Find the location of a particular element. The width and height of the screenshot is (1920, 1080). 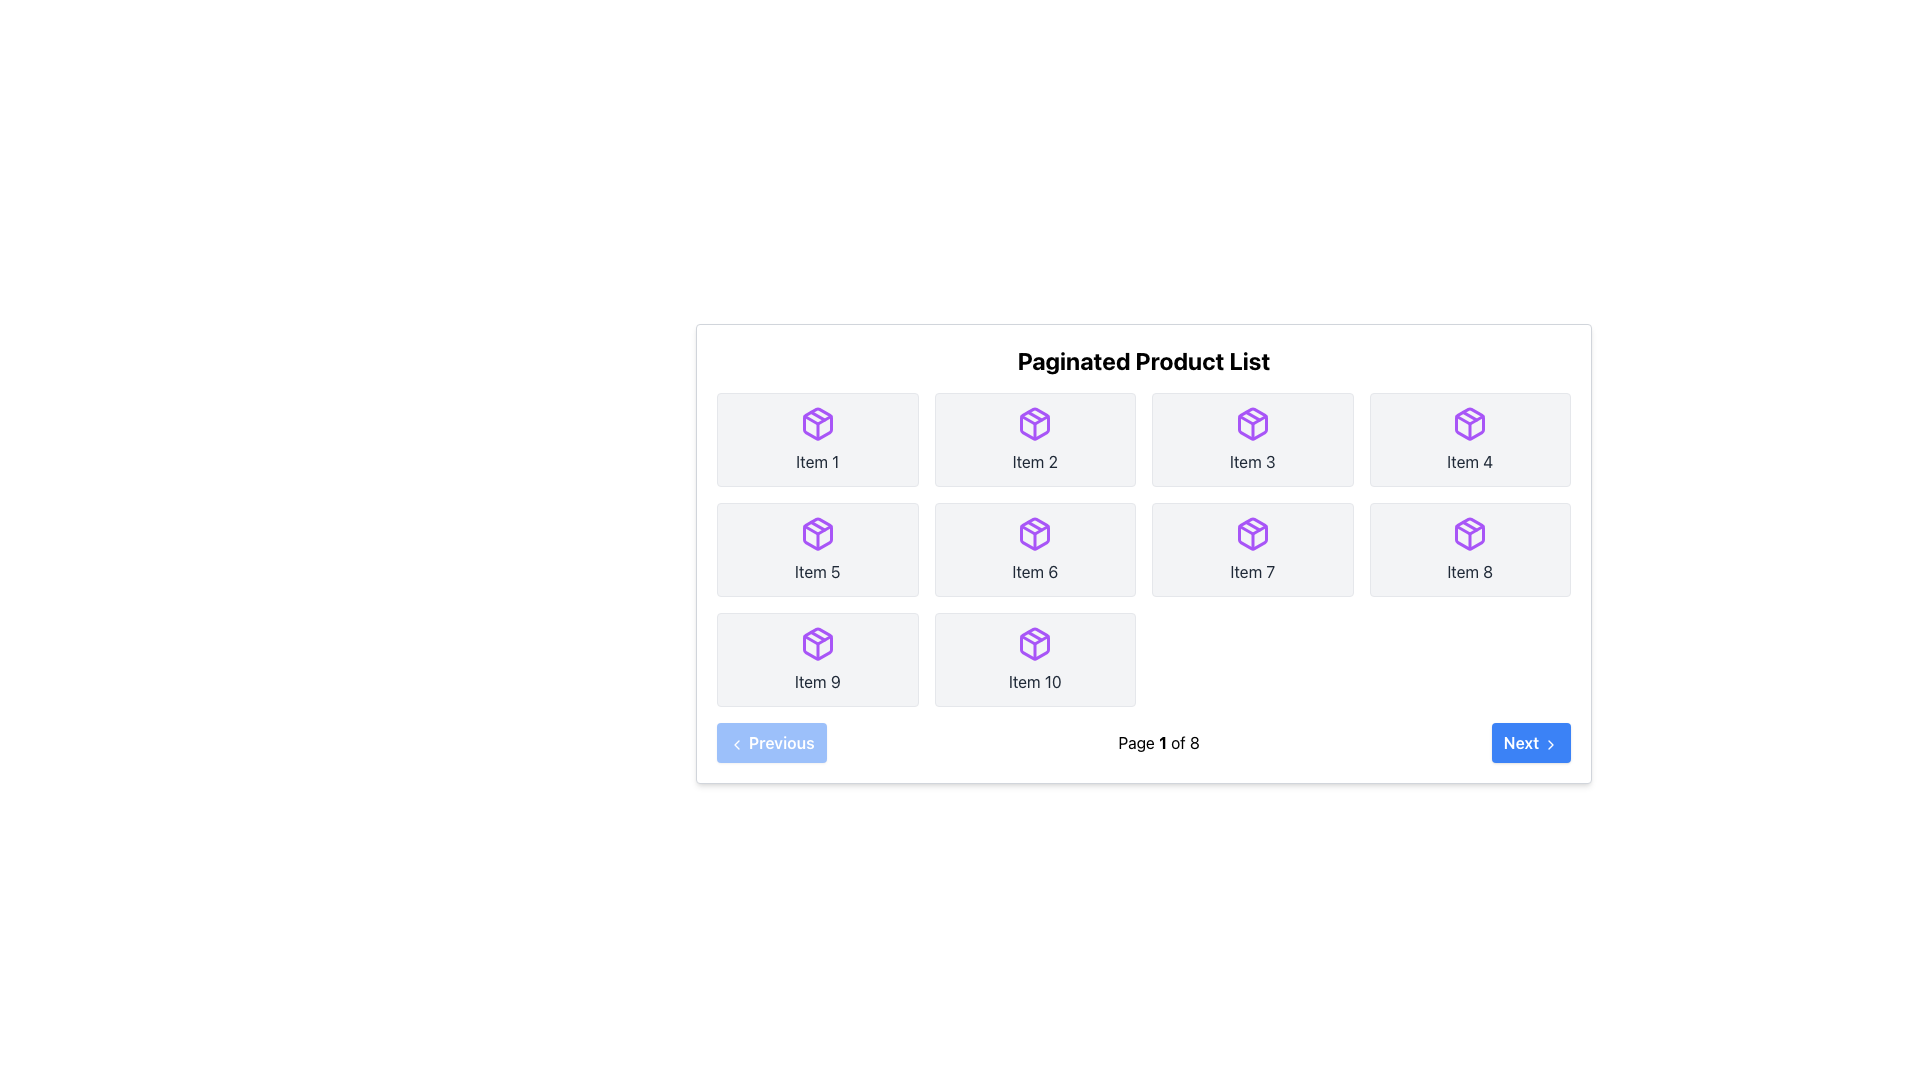

the text label displaying 'Item 2' in the second column of the first row in the grid-based layout of products is located at coordinates (1035, 462).